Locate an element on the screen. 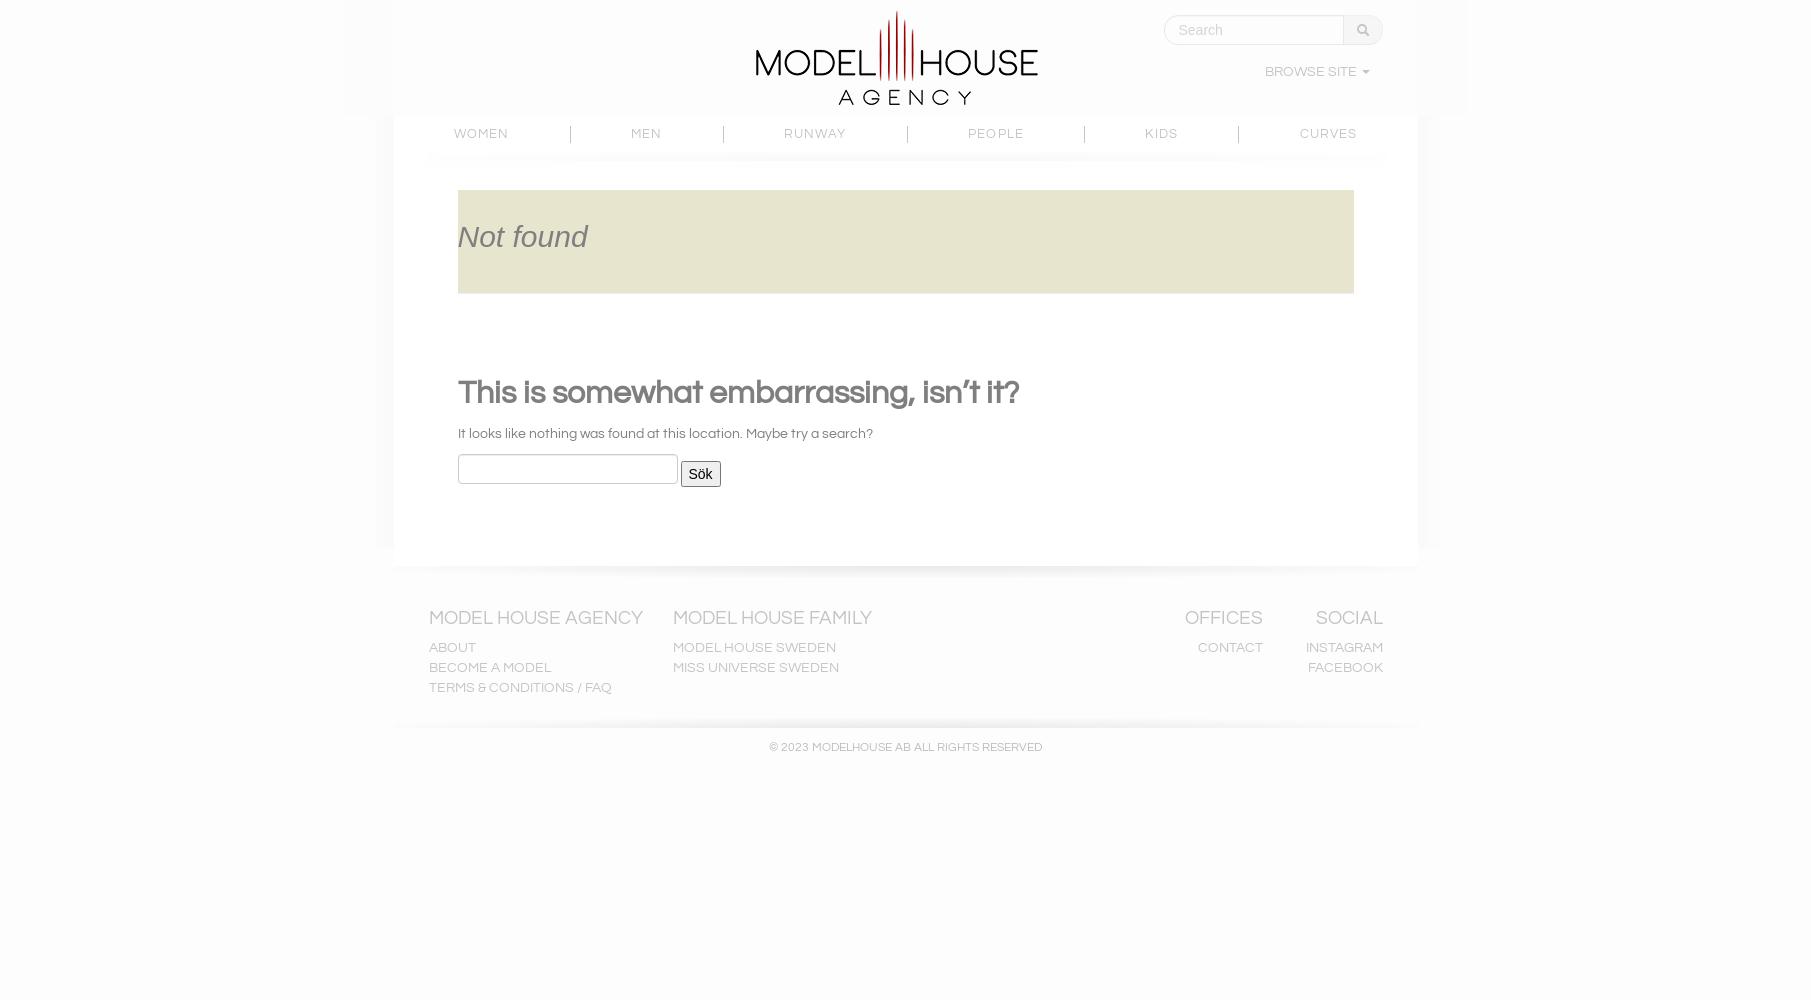 This screenshot has height=1000, width=1811. 'FACEBOOK' is located at coordinates (1343, 668).